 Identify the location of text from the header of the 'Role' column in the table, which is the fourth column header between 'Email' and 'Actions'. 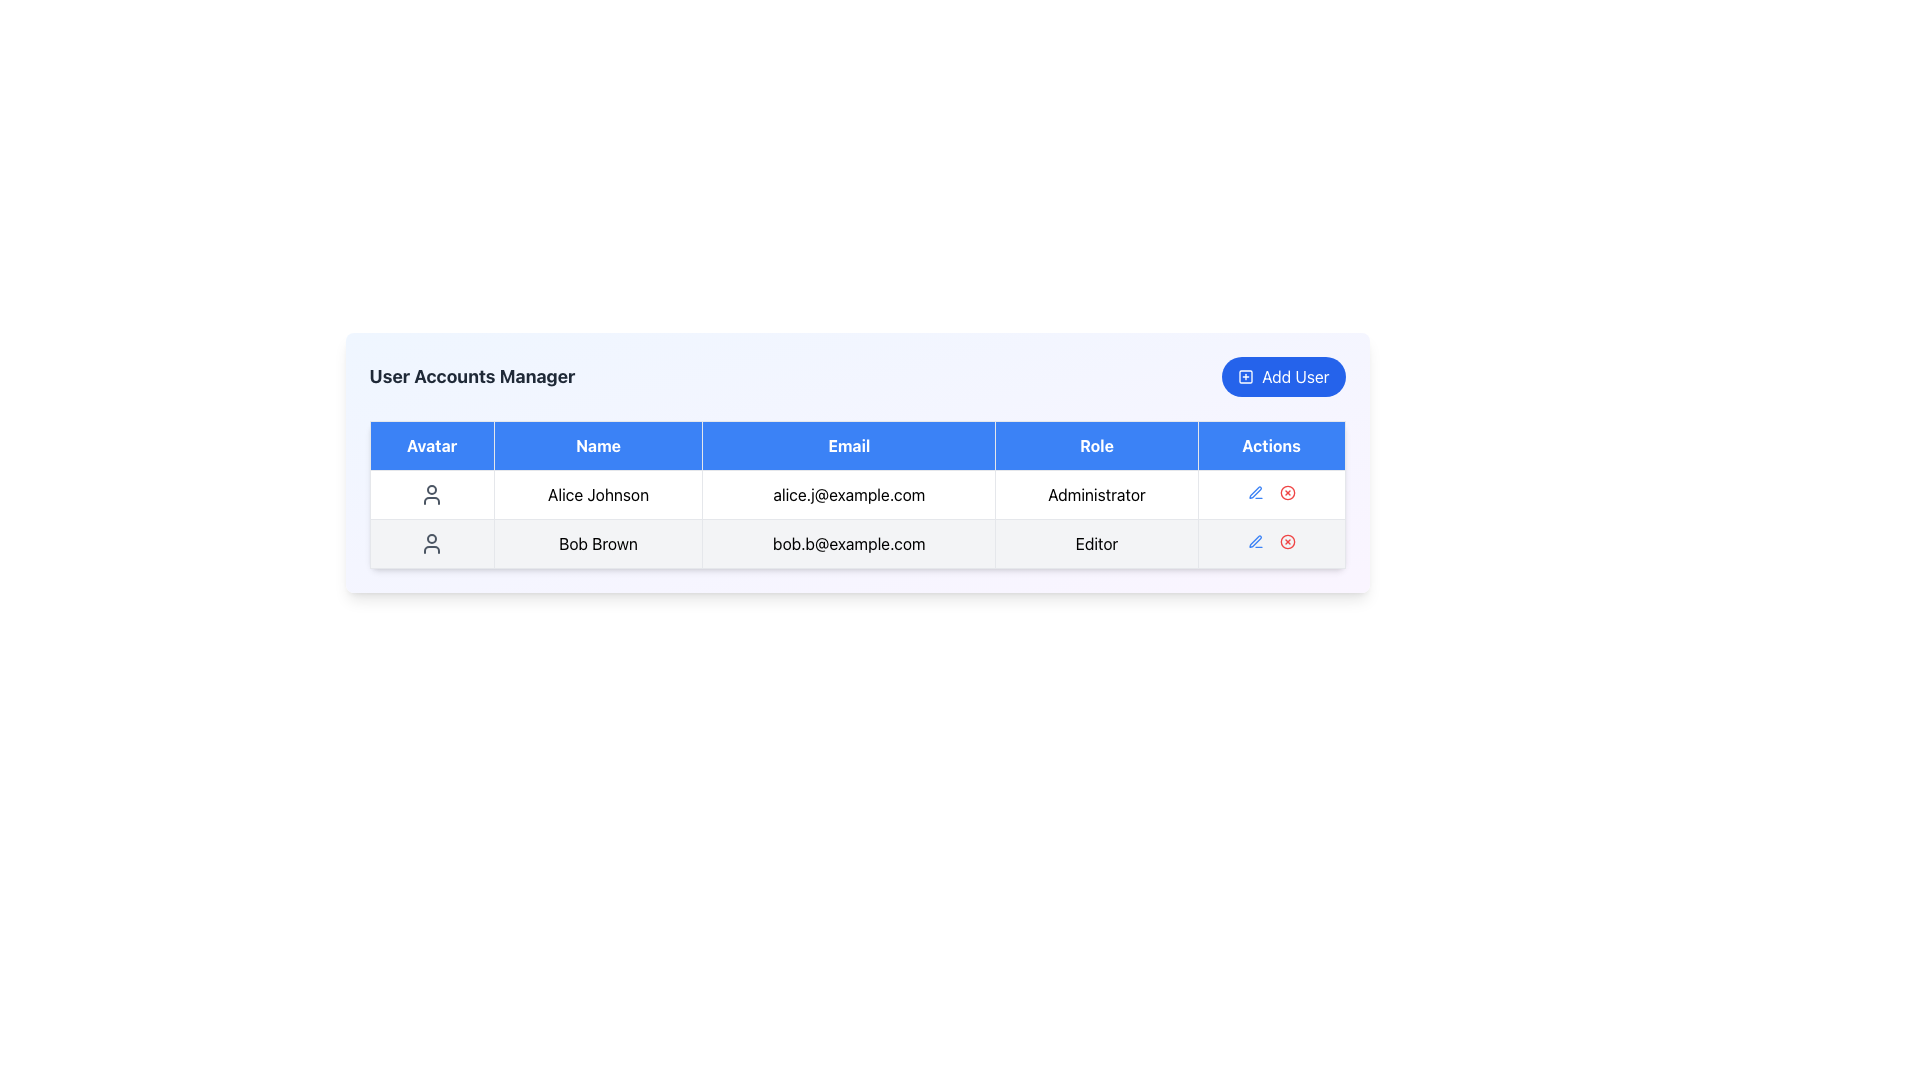
(1095, 445).